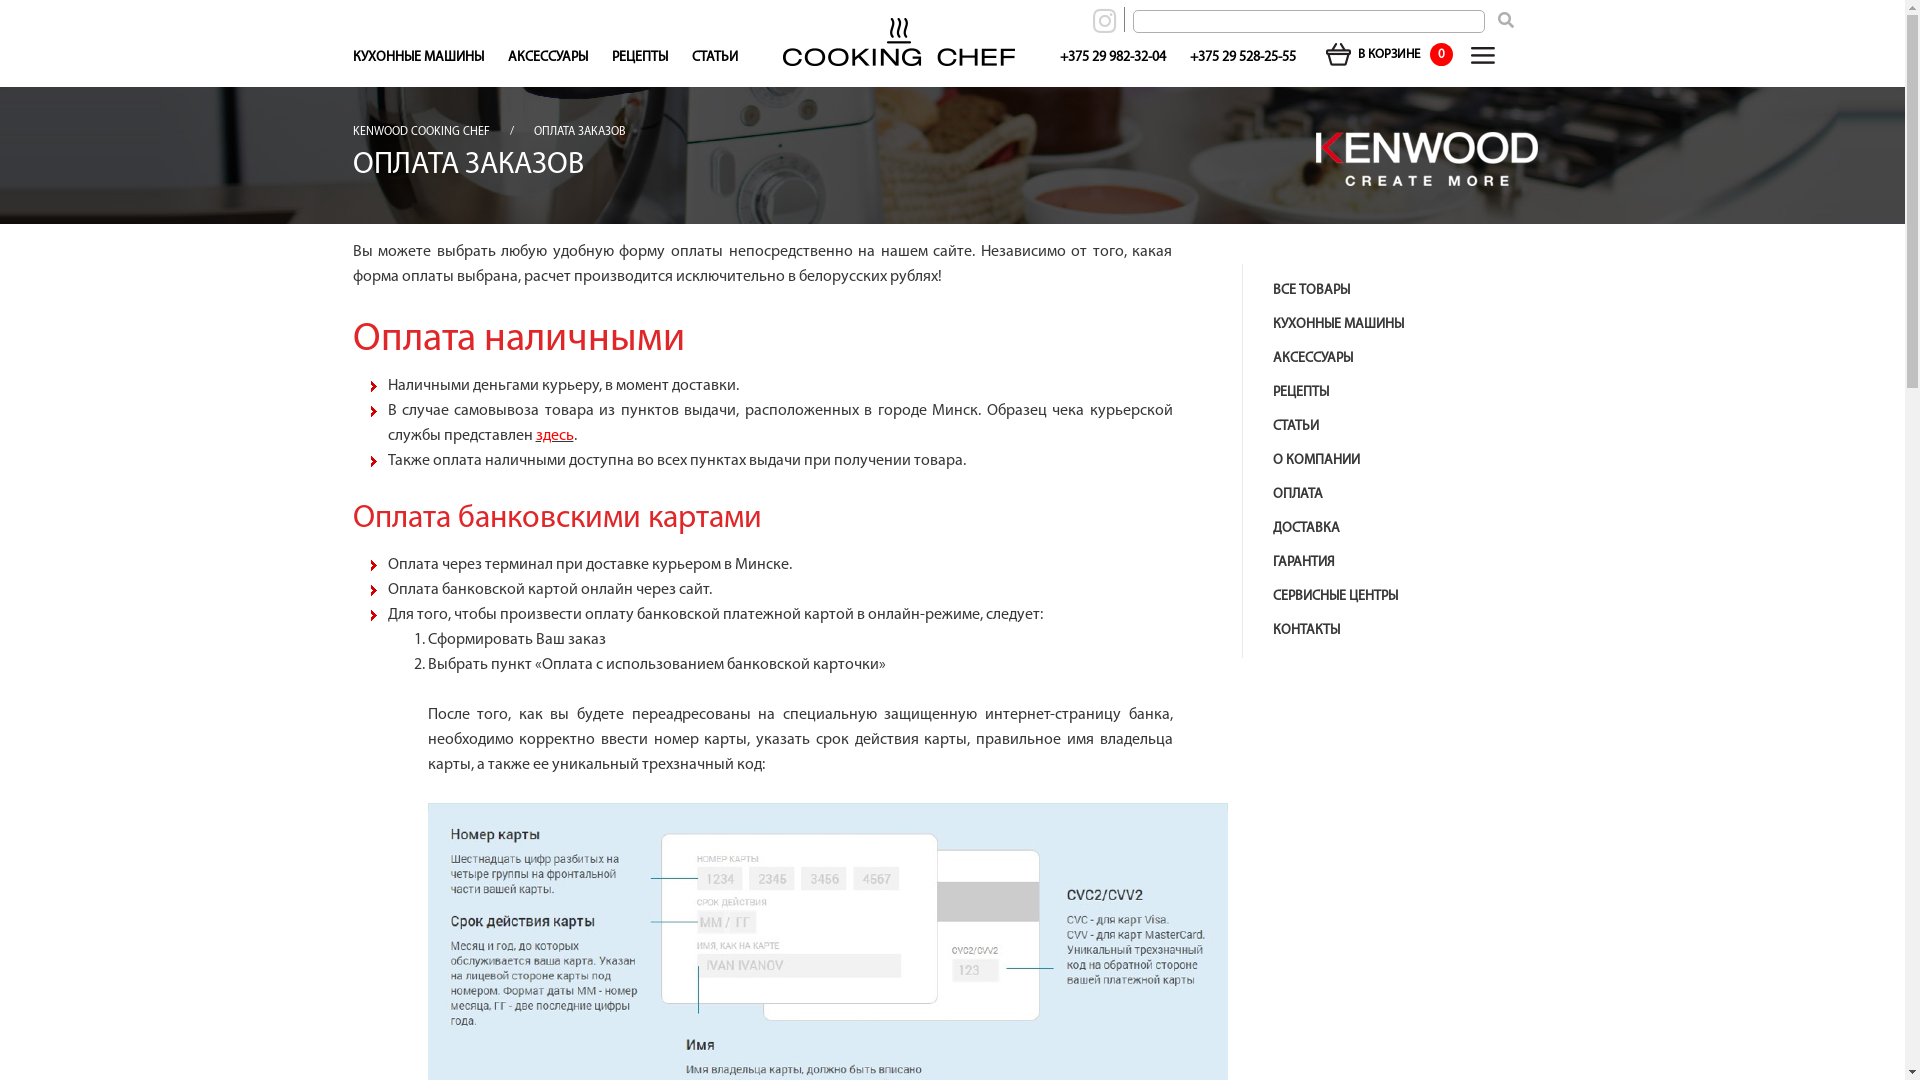 The height and width of the screenshot is (1080, 1920). What do you see at coordinates (1046, 56) in the screenshot?
I see `'+375 29 982-32-04'` at bounding box center [1046, 56].